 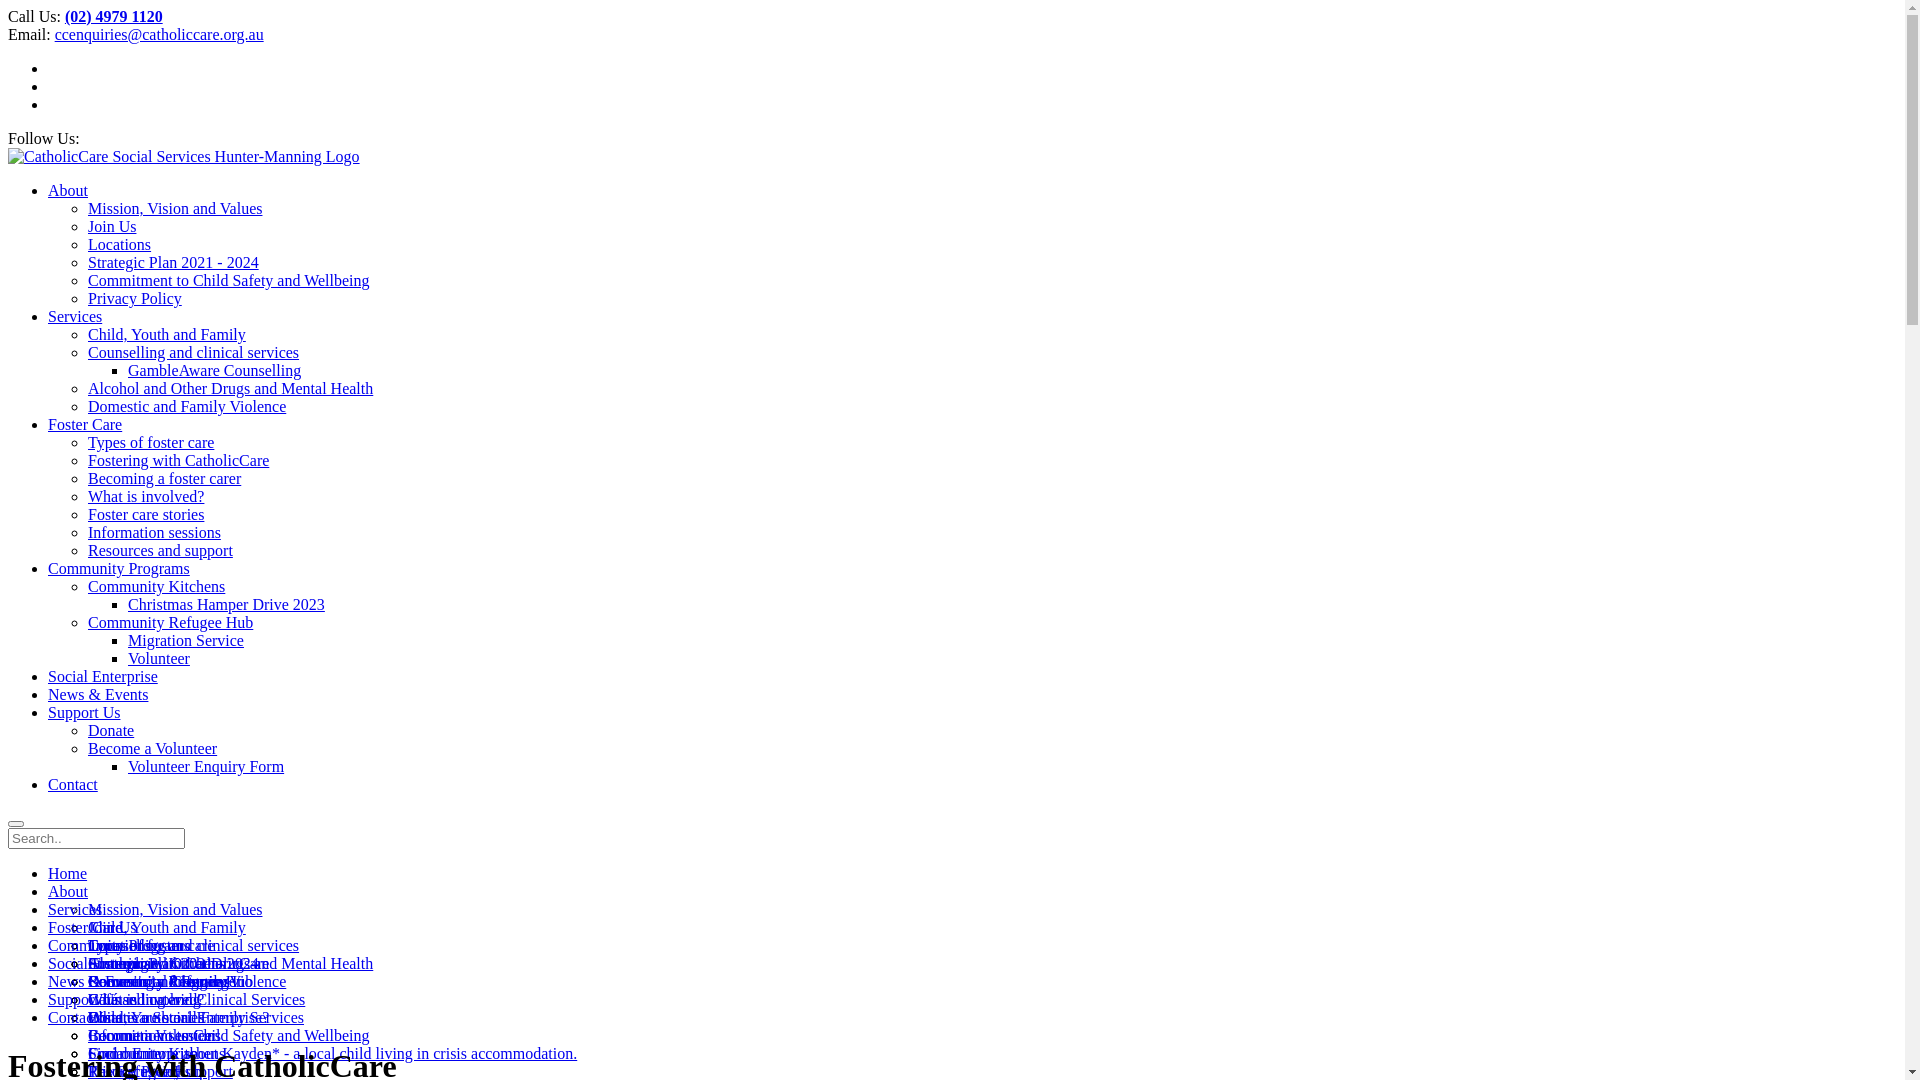 I want to click on 'Volunteer Enquiry Form', so click(x=206, y=765).